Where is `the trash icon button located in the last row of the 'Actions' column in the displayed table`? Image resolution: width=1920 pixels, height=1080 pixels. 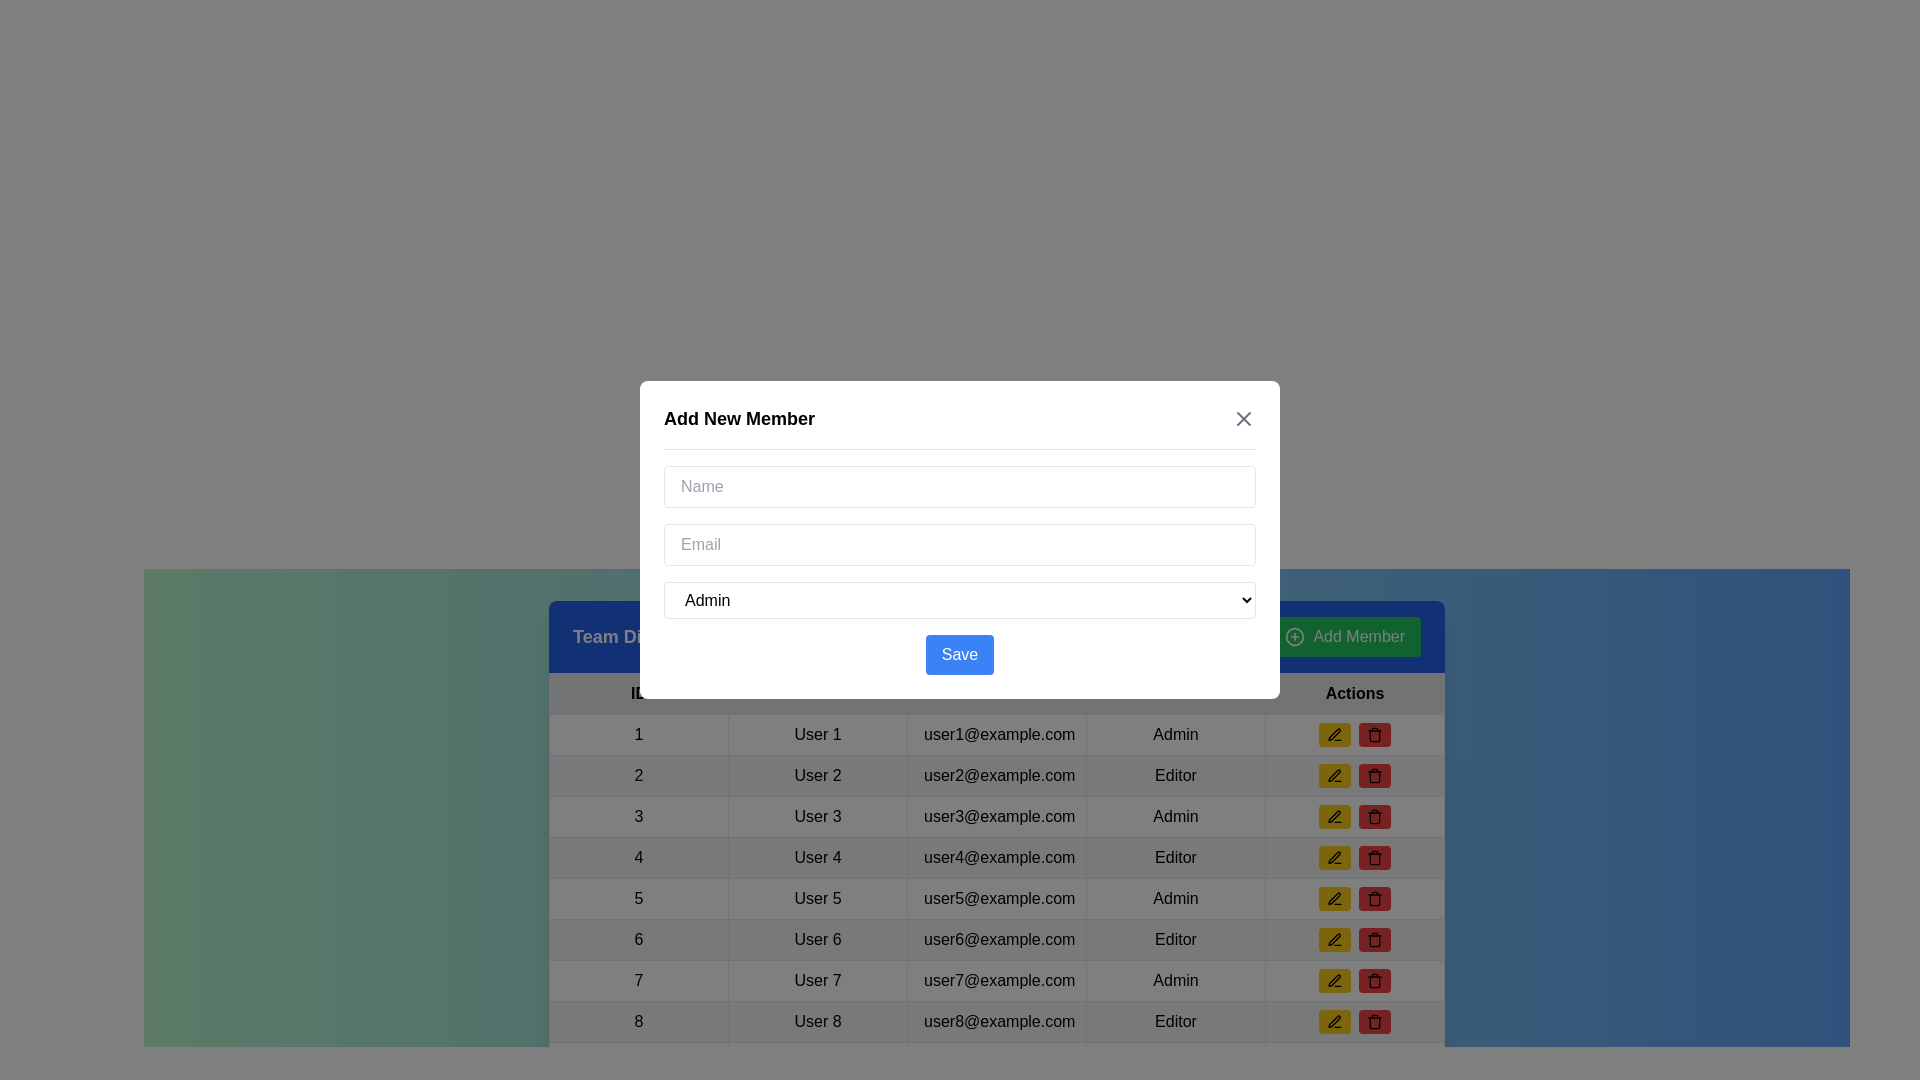
the trash icon button located in the last row of the 'Actions' column in the displayed table is located at coordinates (1373, 1022).